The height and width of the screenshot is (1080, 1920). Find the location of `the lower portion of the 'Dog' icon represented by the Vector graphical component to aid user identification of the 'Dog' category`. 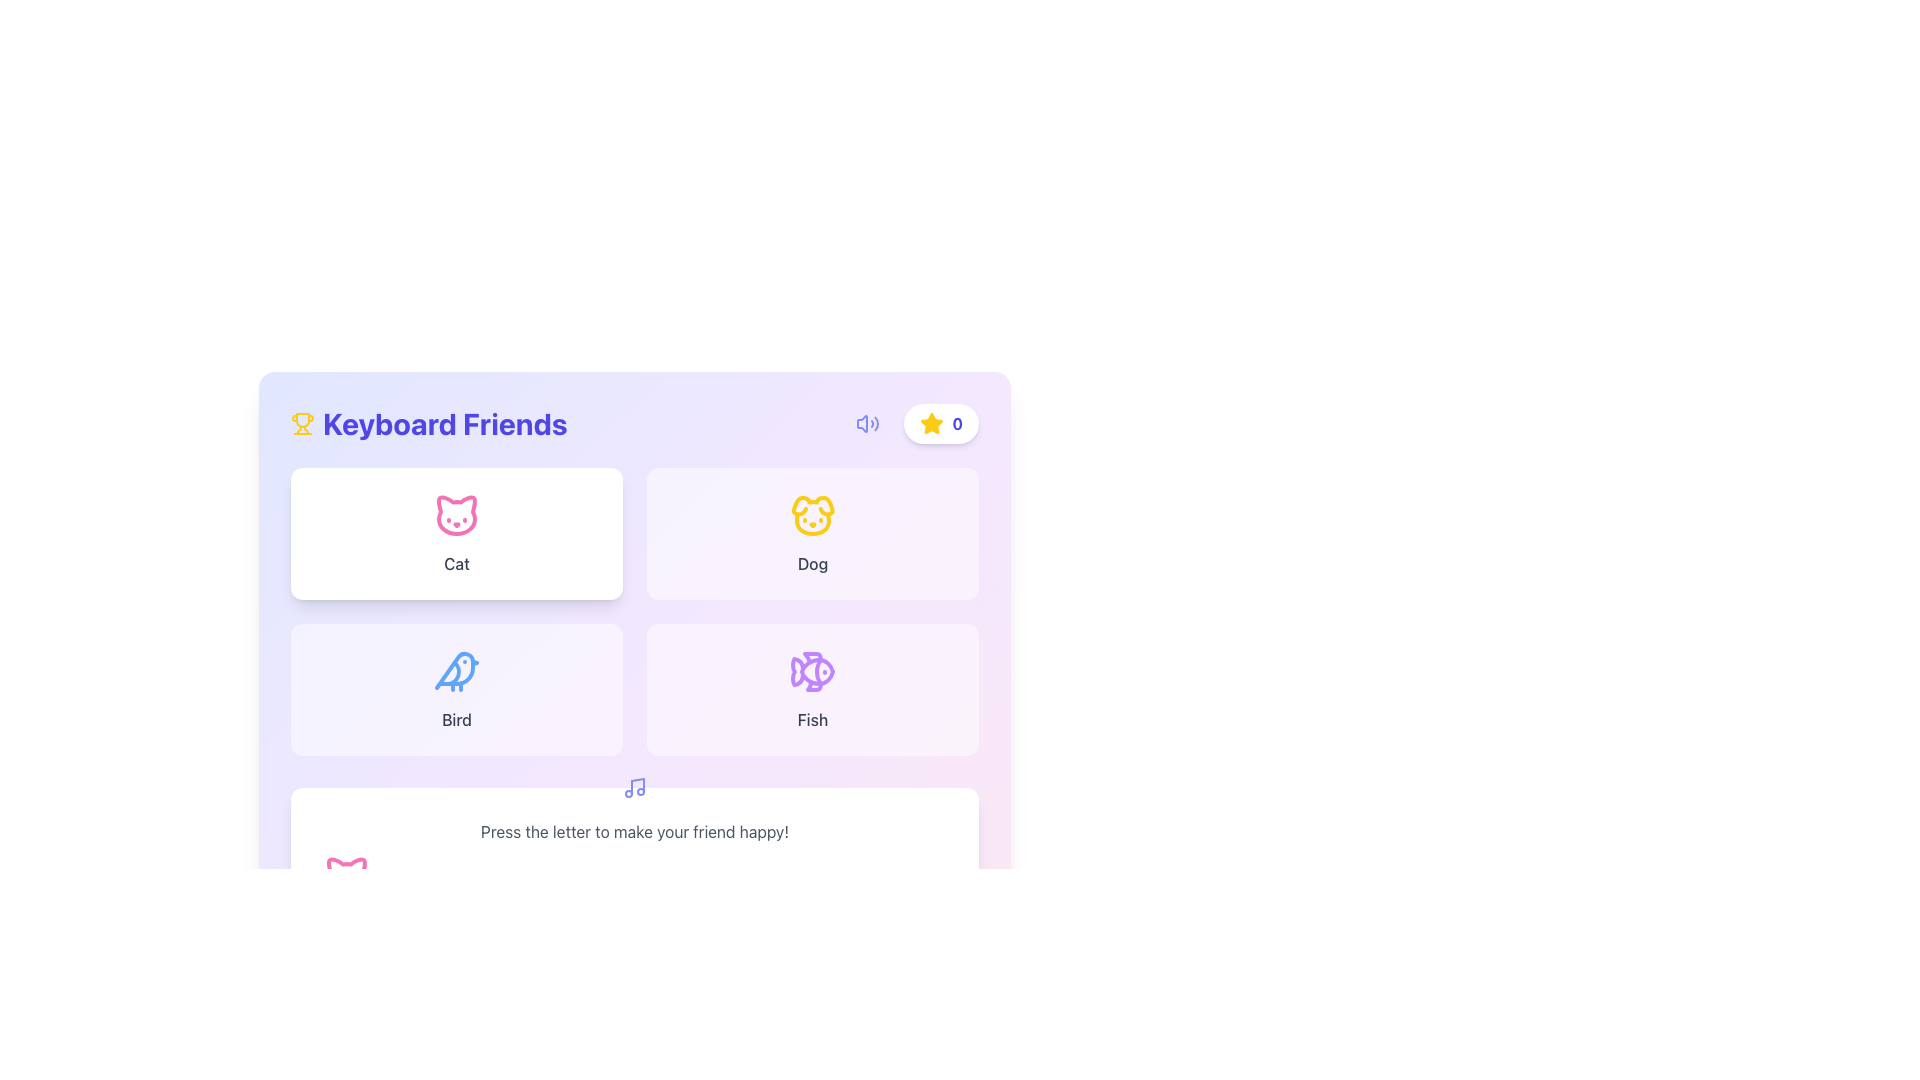

the lower portion of the 'Dog' icon represented by the Vector graphical component to aid user identification of the 'Dog' category is located at coordinates (812, 523).